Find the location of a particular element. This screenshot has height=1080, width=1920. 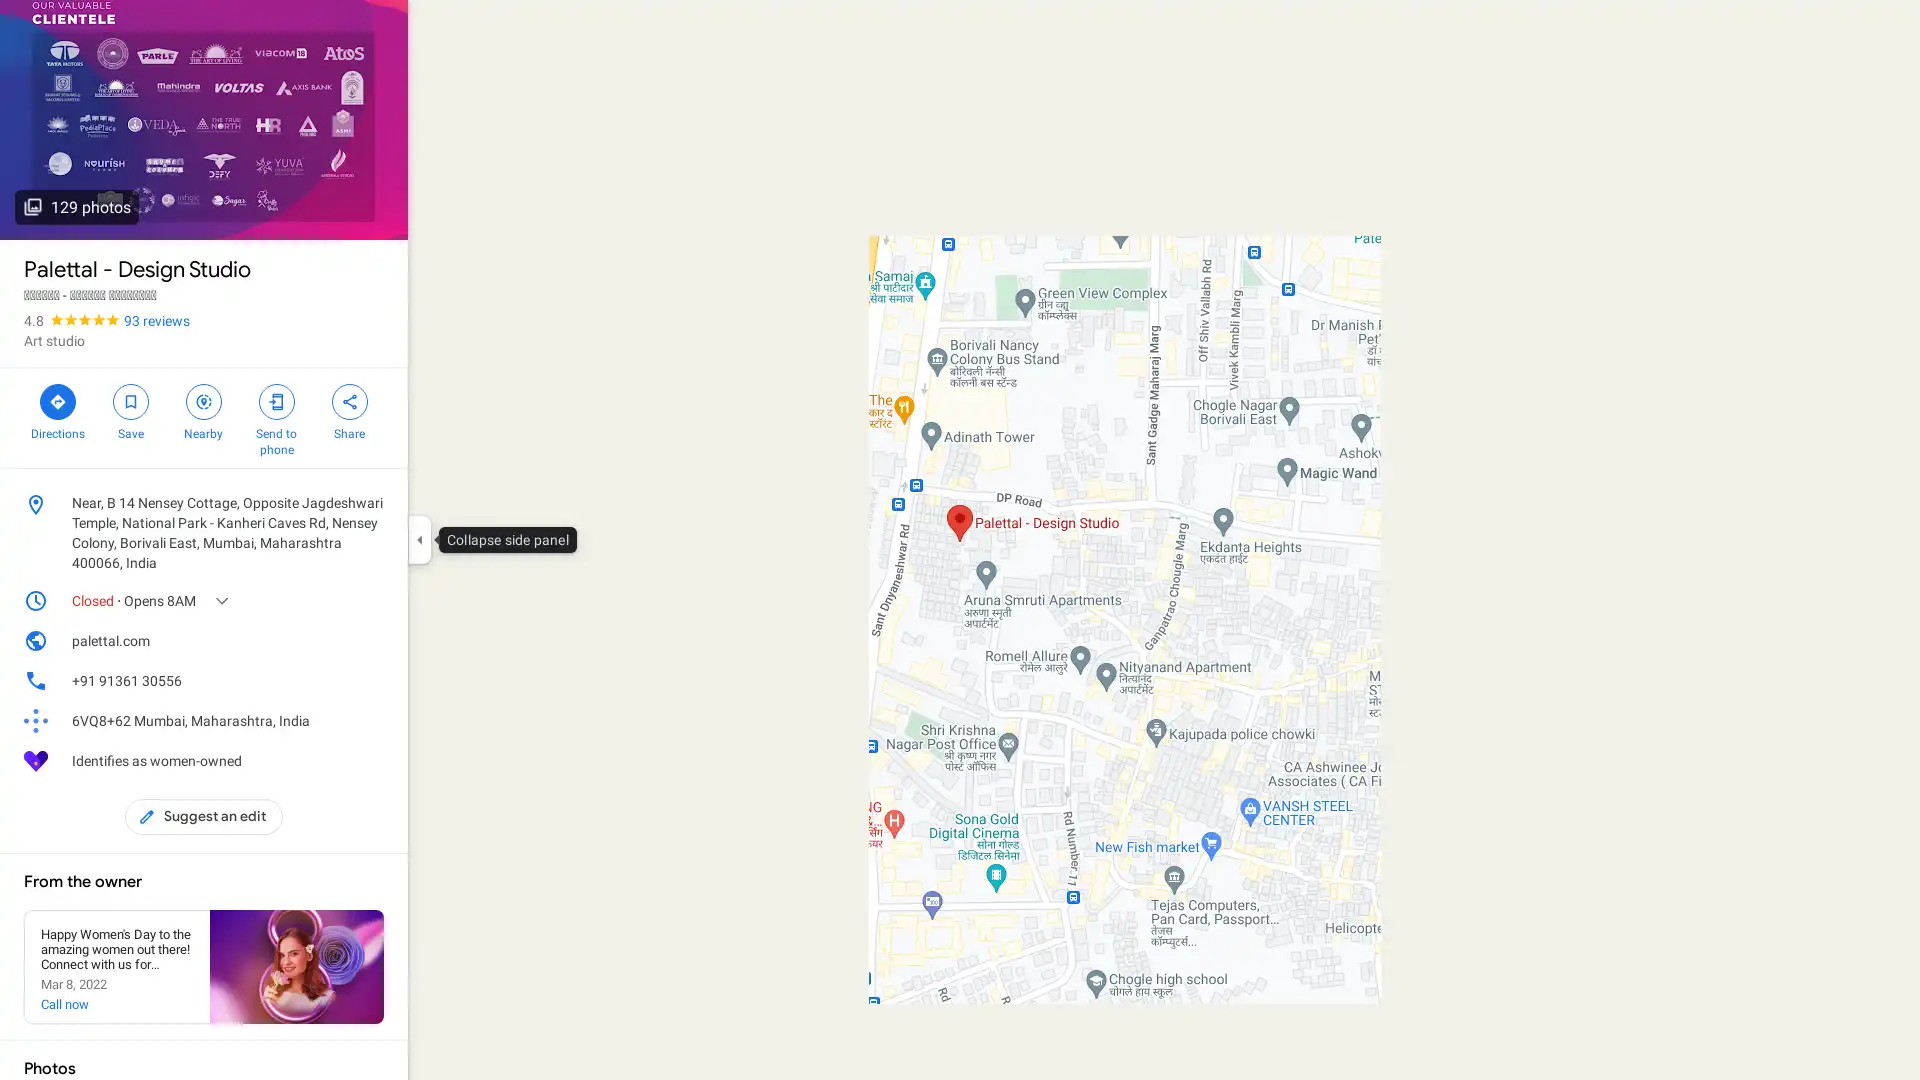

129 photos is located at coordinates (76, 207).